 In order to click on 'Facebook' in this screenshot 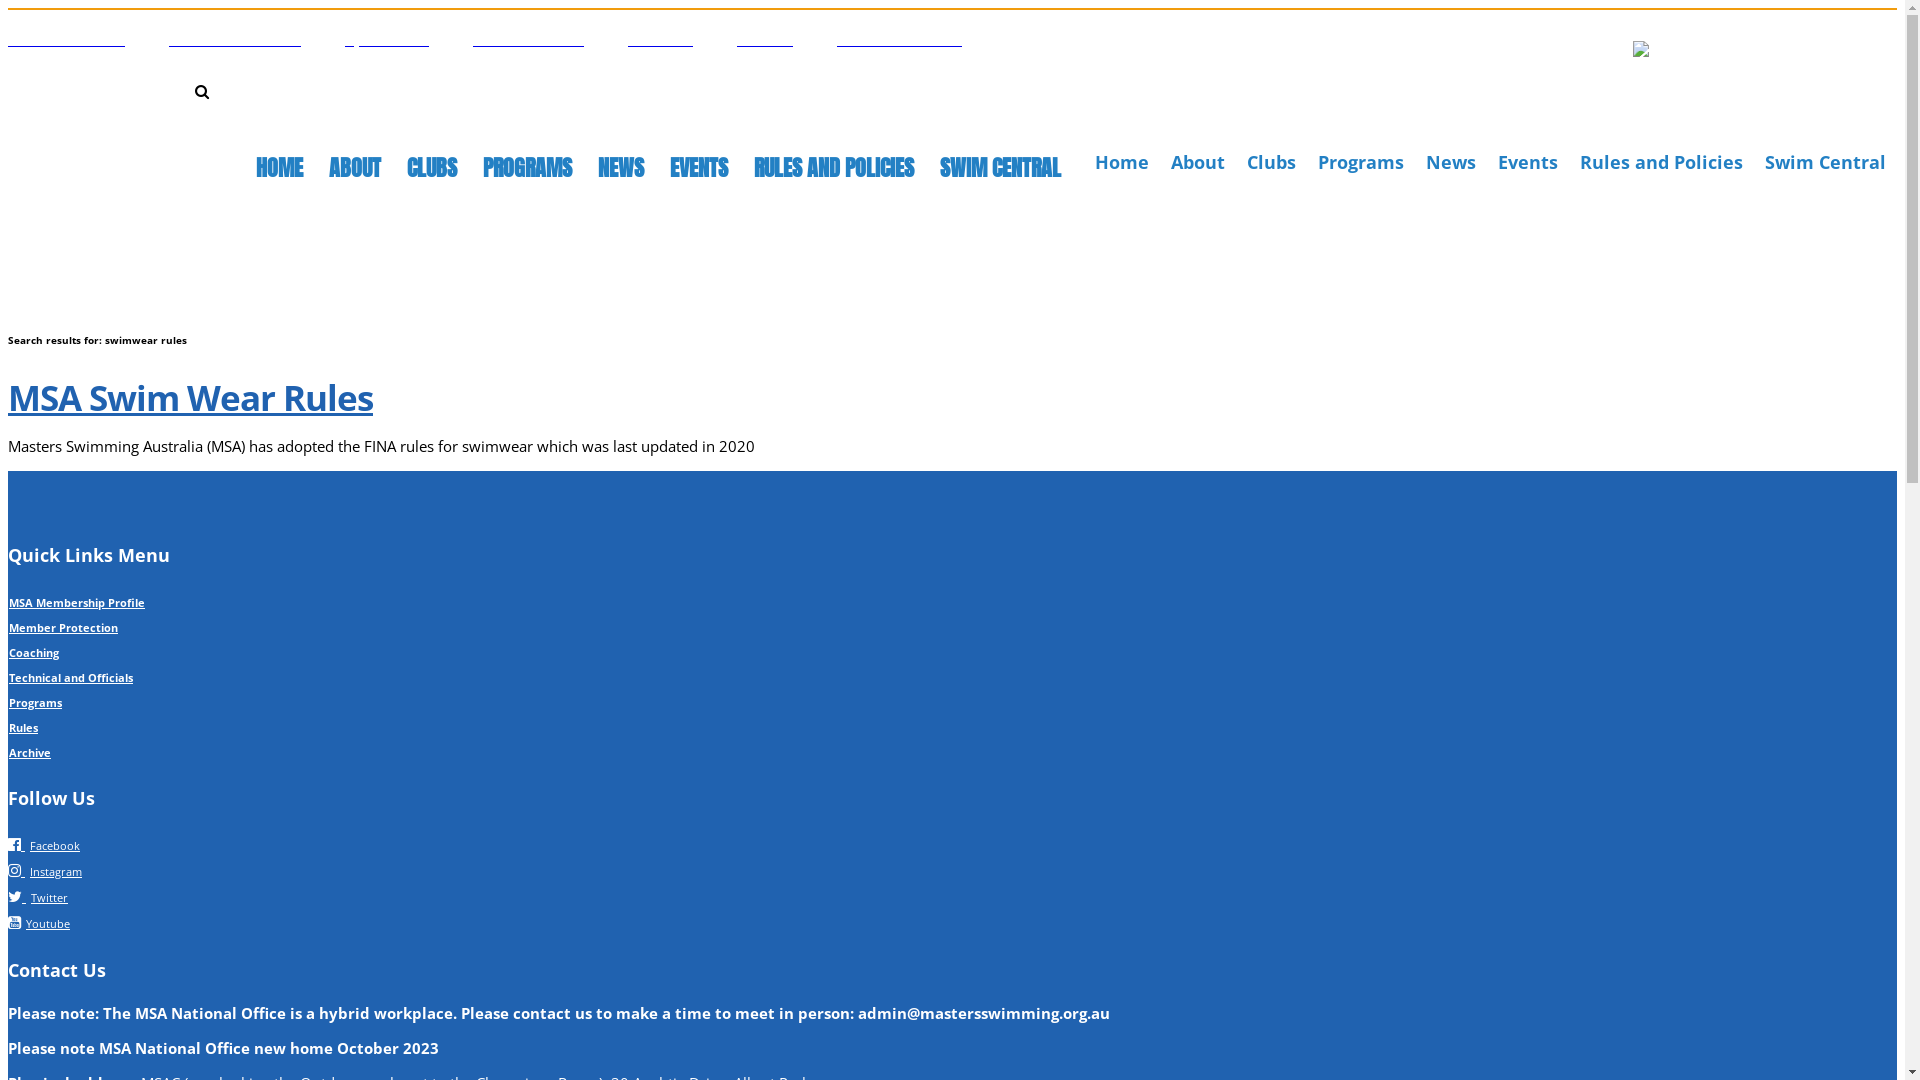, I will do `click(43, 844)`.